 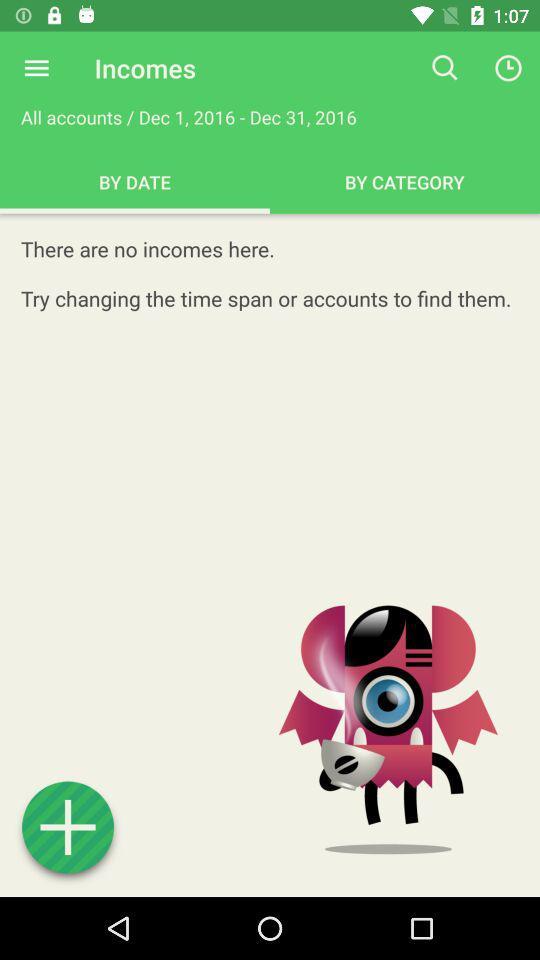 What do you see at coordinates (445, 68) in the screenshot?
I see `the app to the right of the all accounts dec` at bounding box center [445, 68].